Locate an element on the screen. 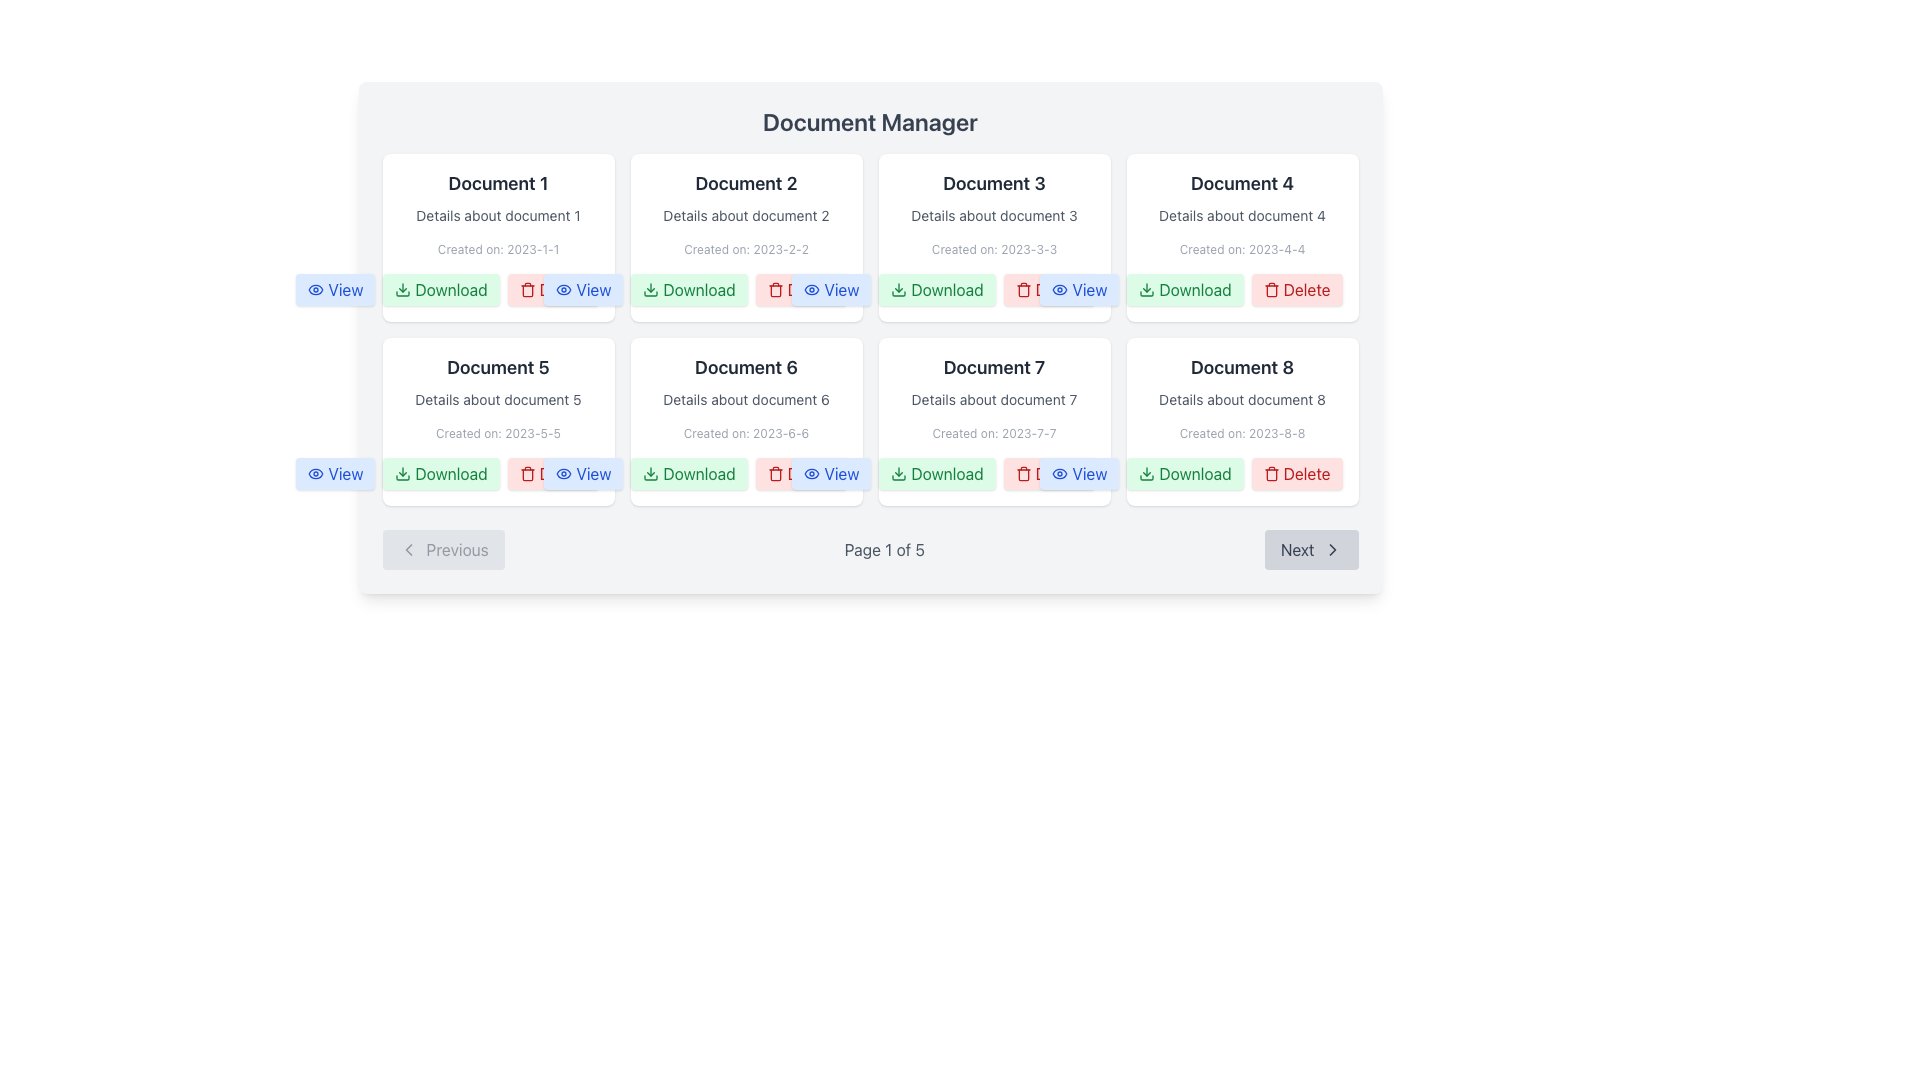 The image size is (1920, 1080). the rectangular card with a white background, rounded corners, and interactive buttons located in the second row, second column of the grid layout is located at coordinates (745, 420).